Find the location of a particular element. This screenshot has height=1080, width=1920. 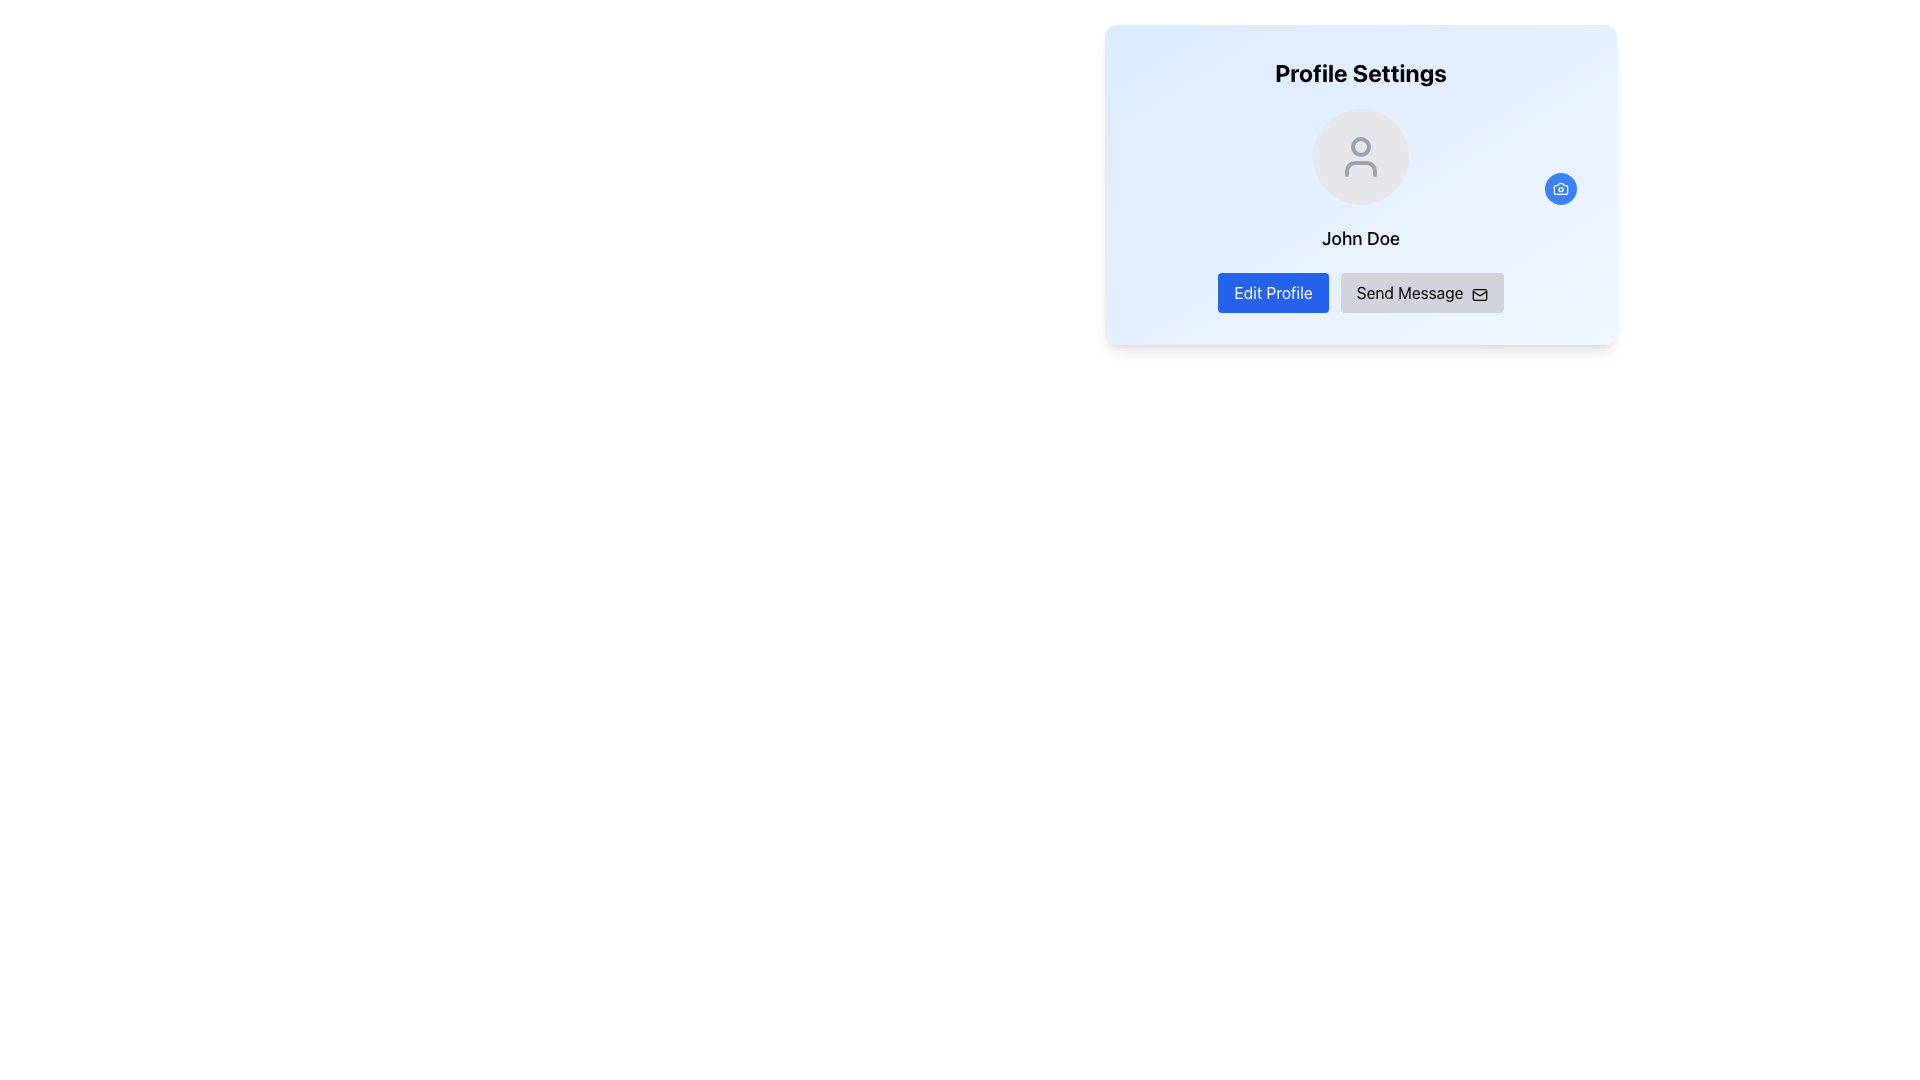

the profile picture upload button located at the bottom-right corner of the 'Profile Settings' card is located at coordinates (1559, 189).